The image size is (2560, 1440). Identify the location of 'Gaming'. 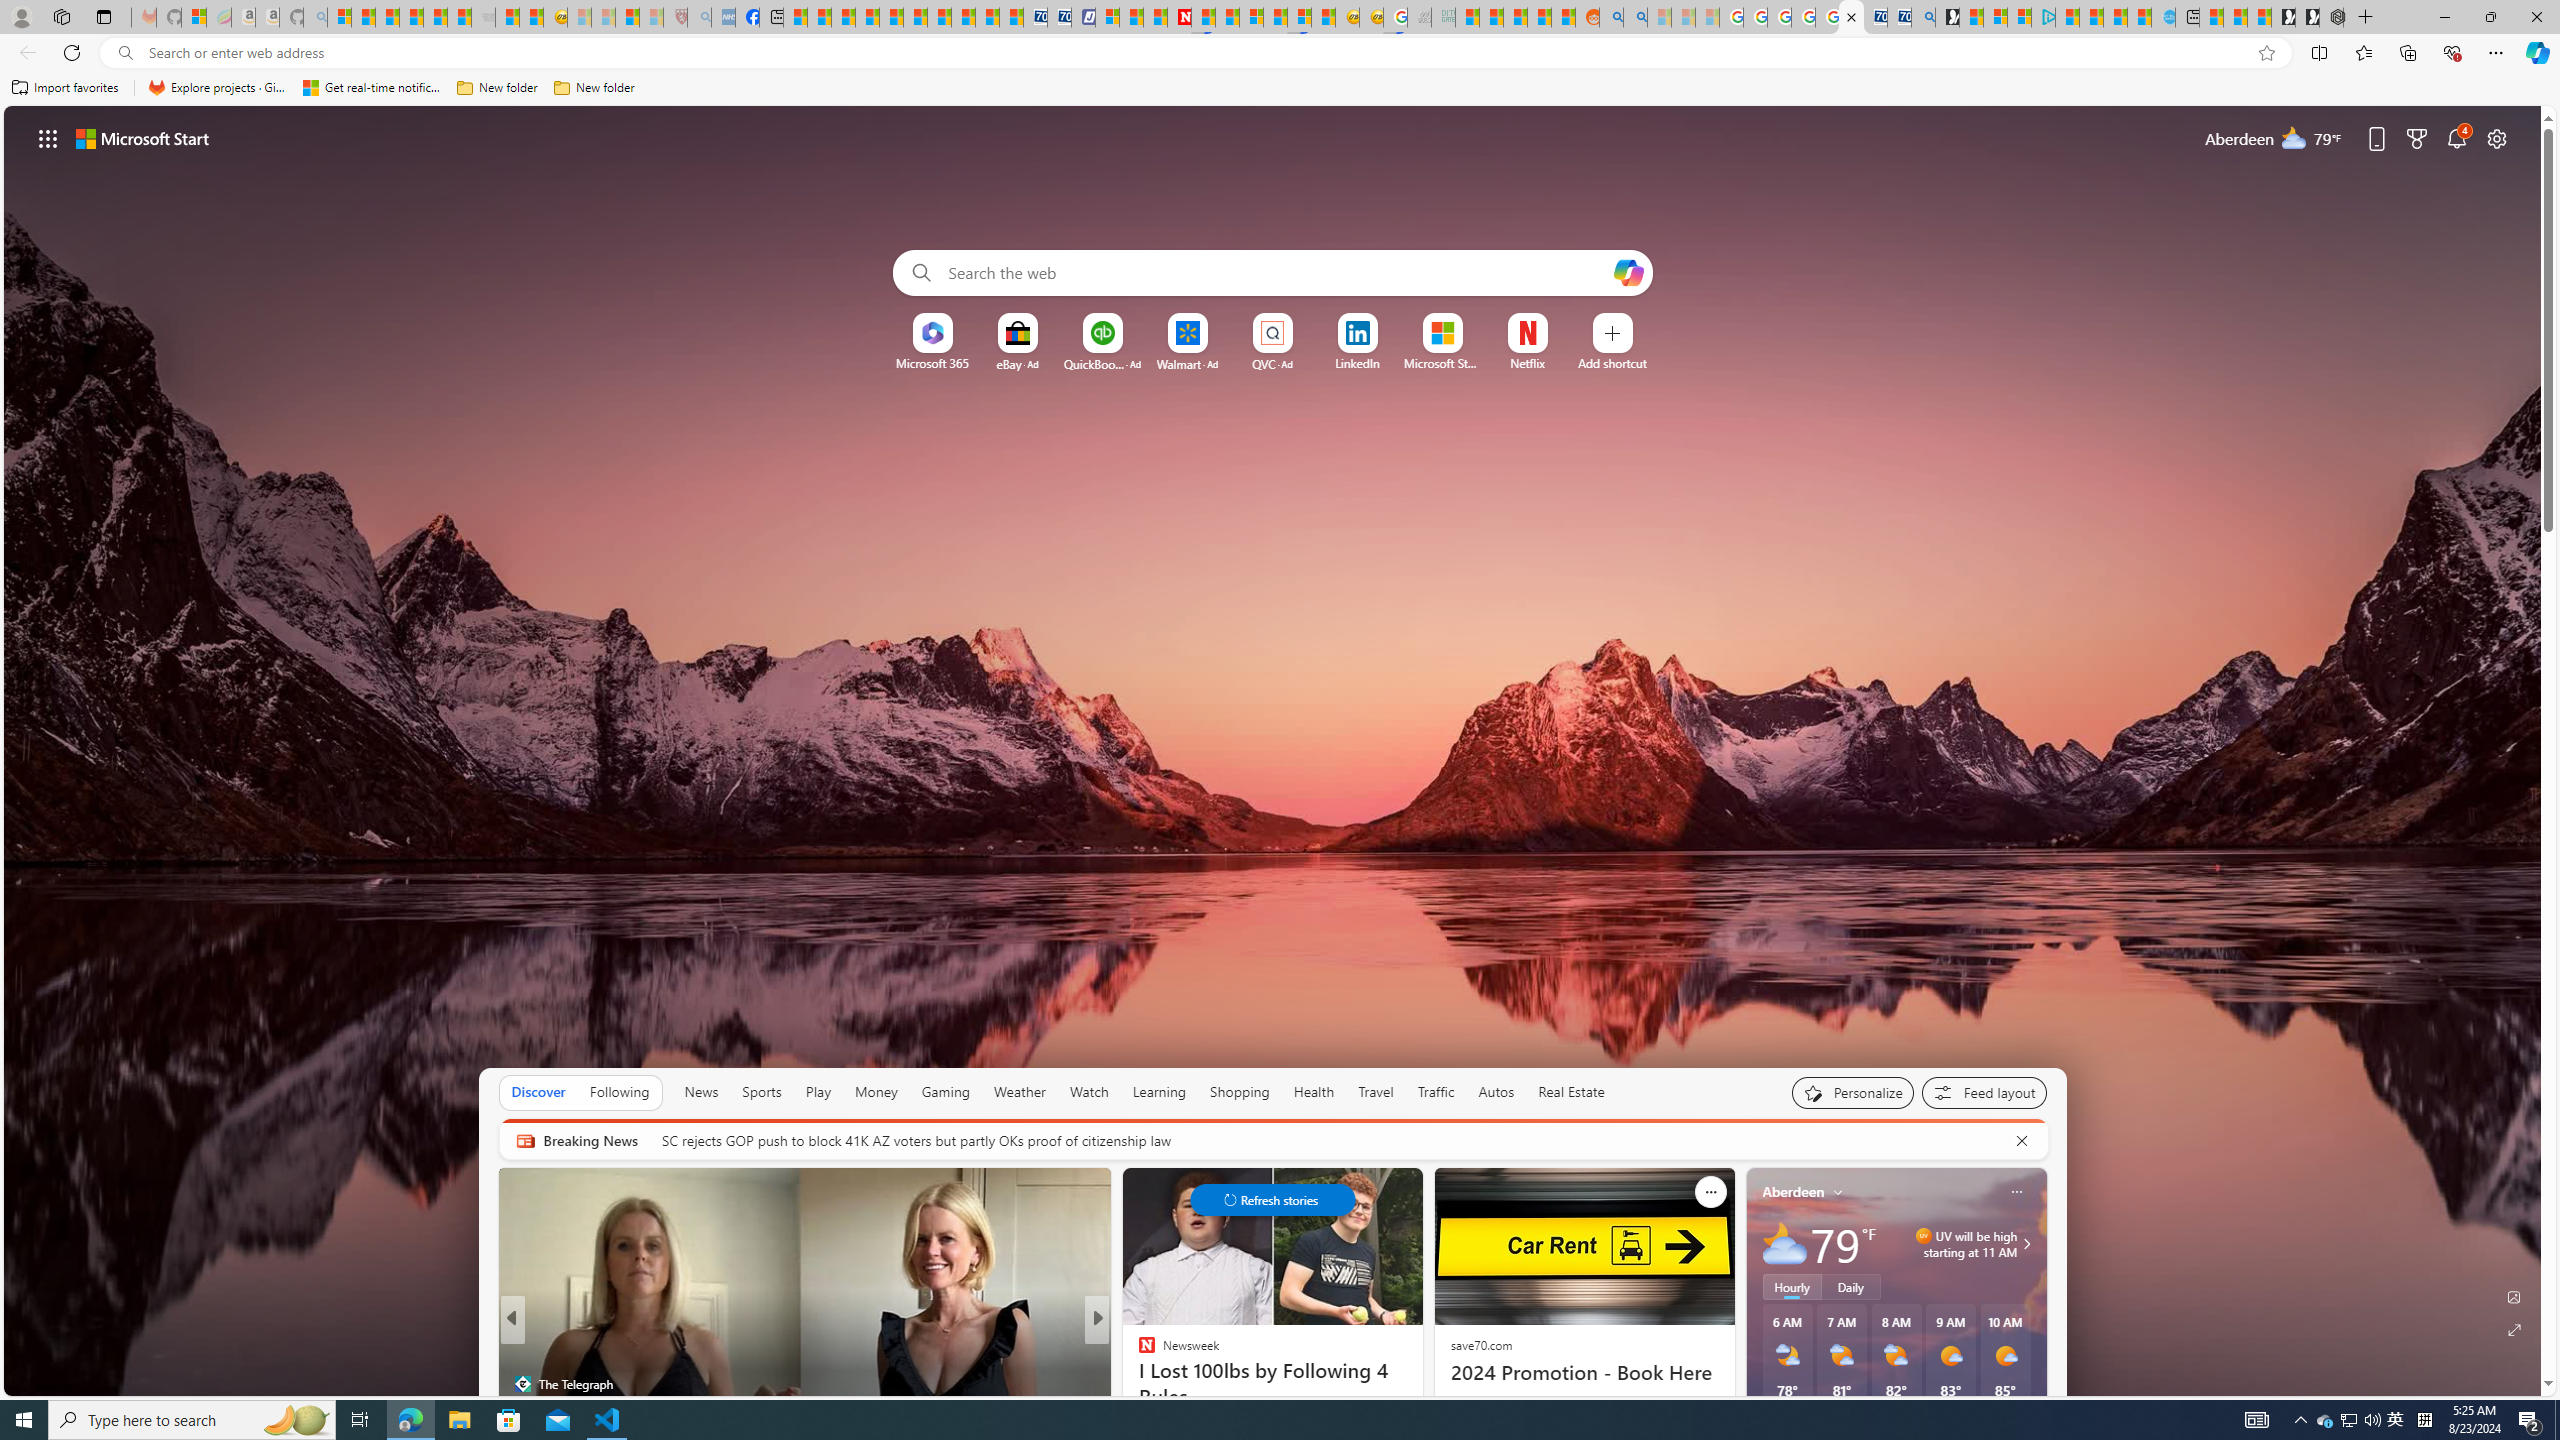
(945, 1091).